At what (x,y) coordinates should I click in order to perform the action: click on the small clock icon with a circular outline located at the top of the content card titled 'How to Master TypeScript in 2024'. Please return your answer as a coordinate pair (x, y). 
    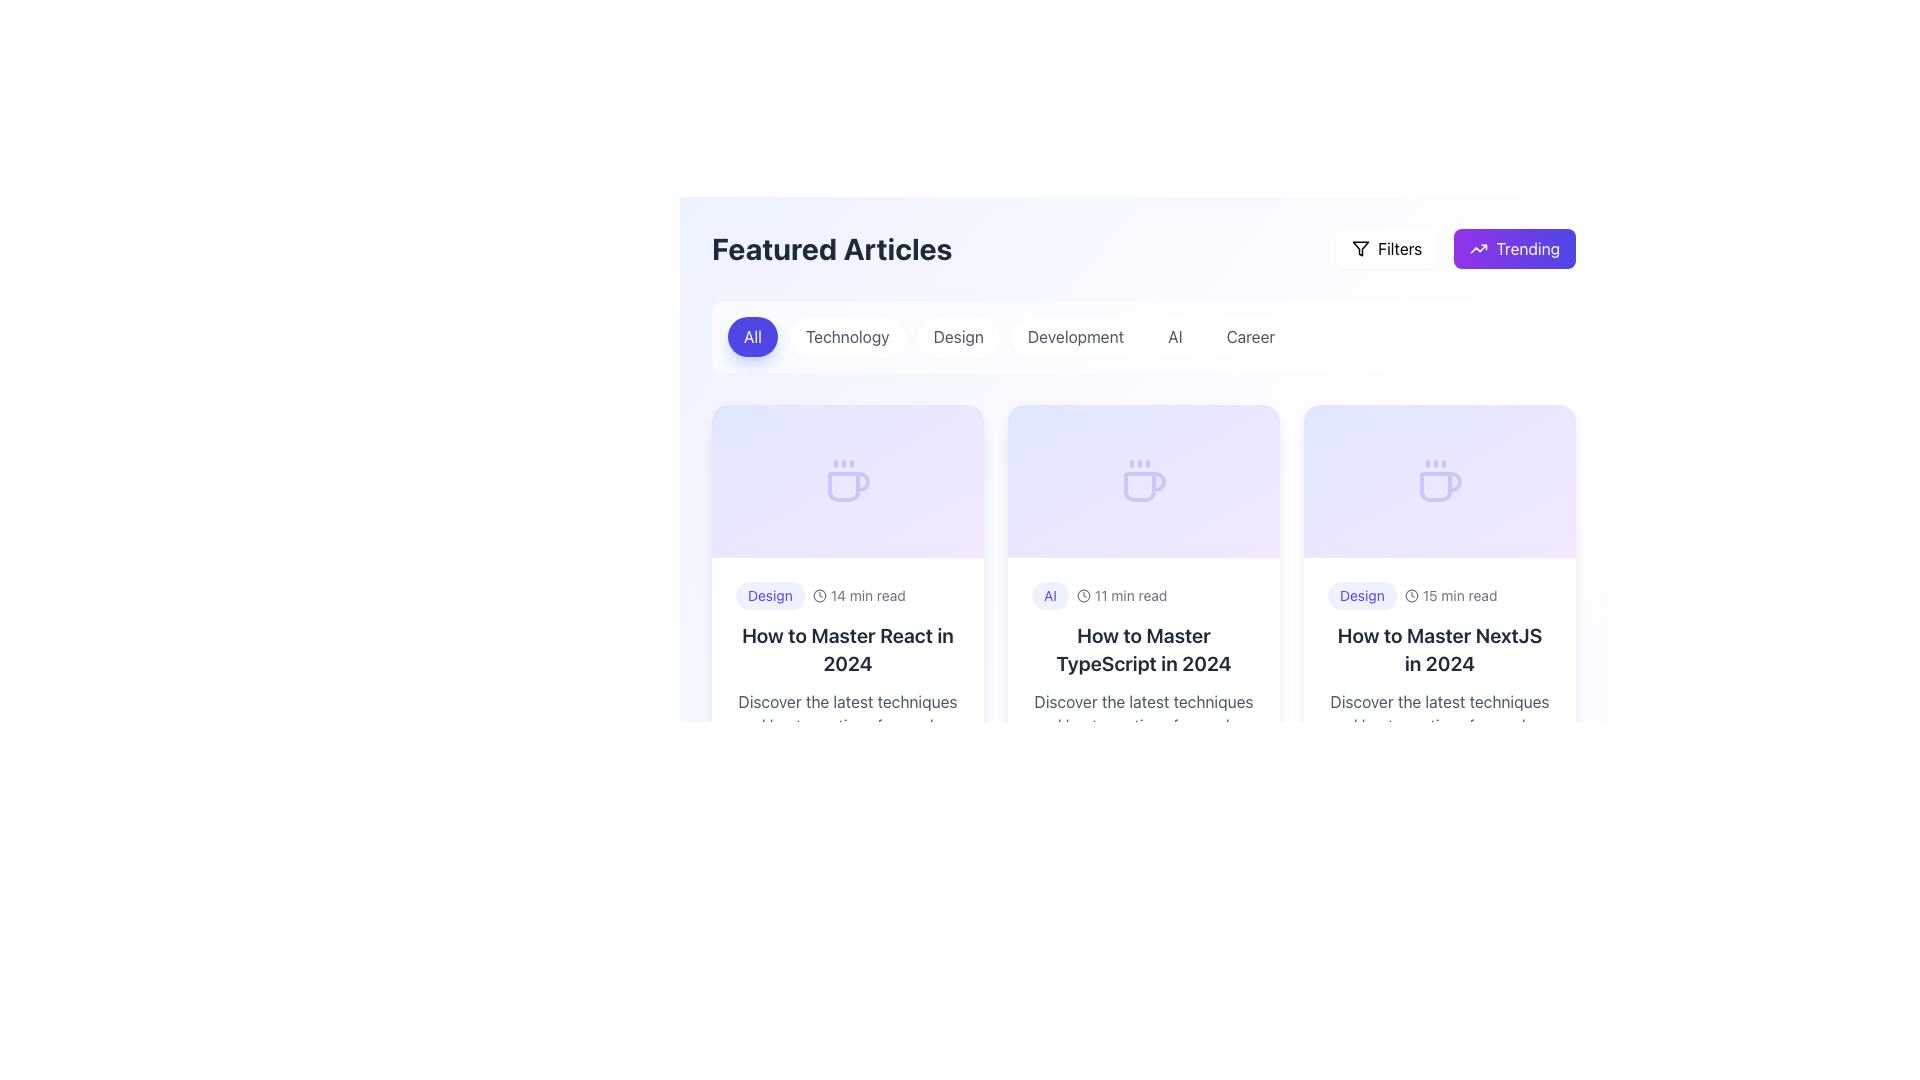
    Looking at the image, I should click on (1082, 595).